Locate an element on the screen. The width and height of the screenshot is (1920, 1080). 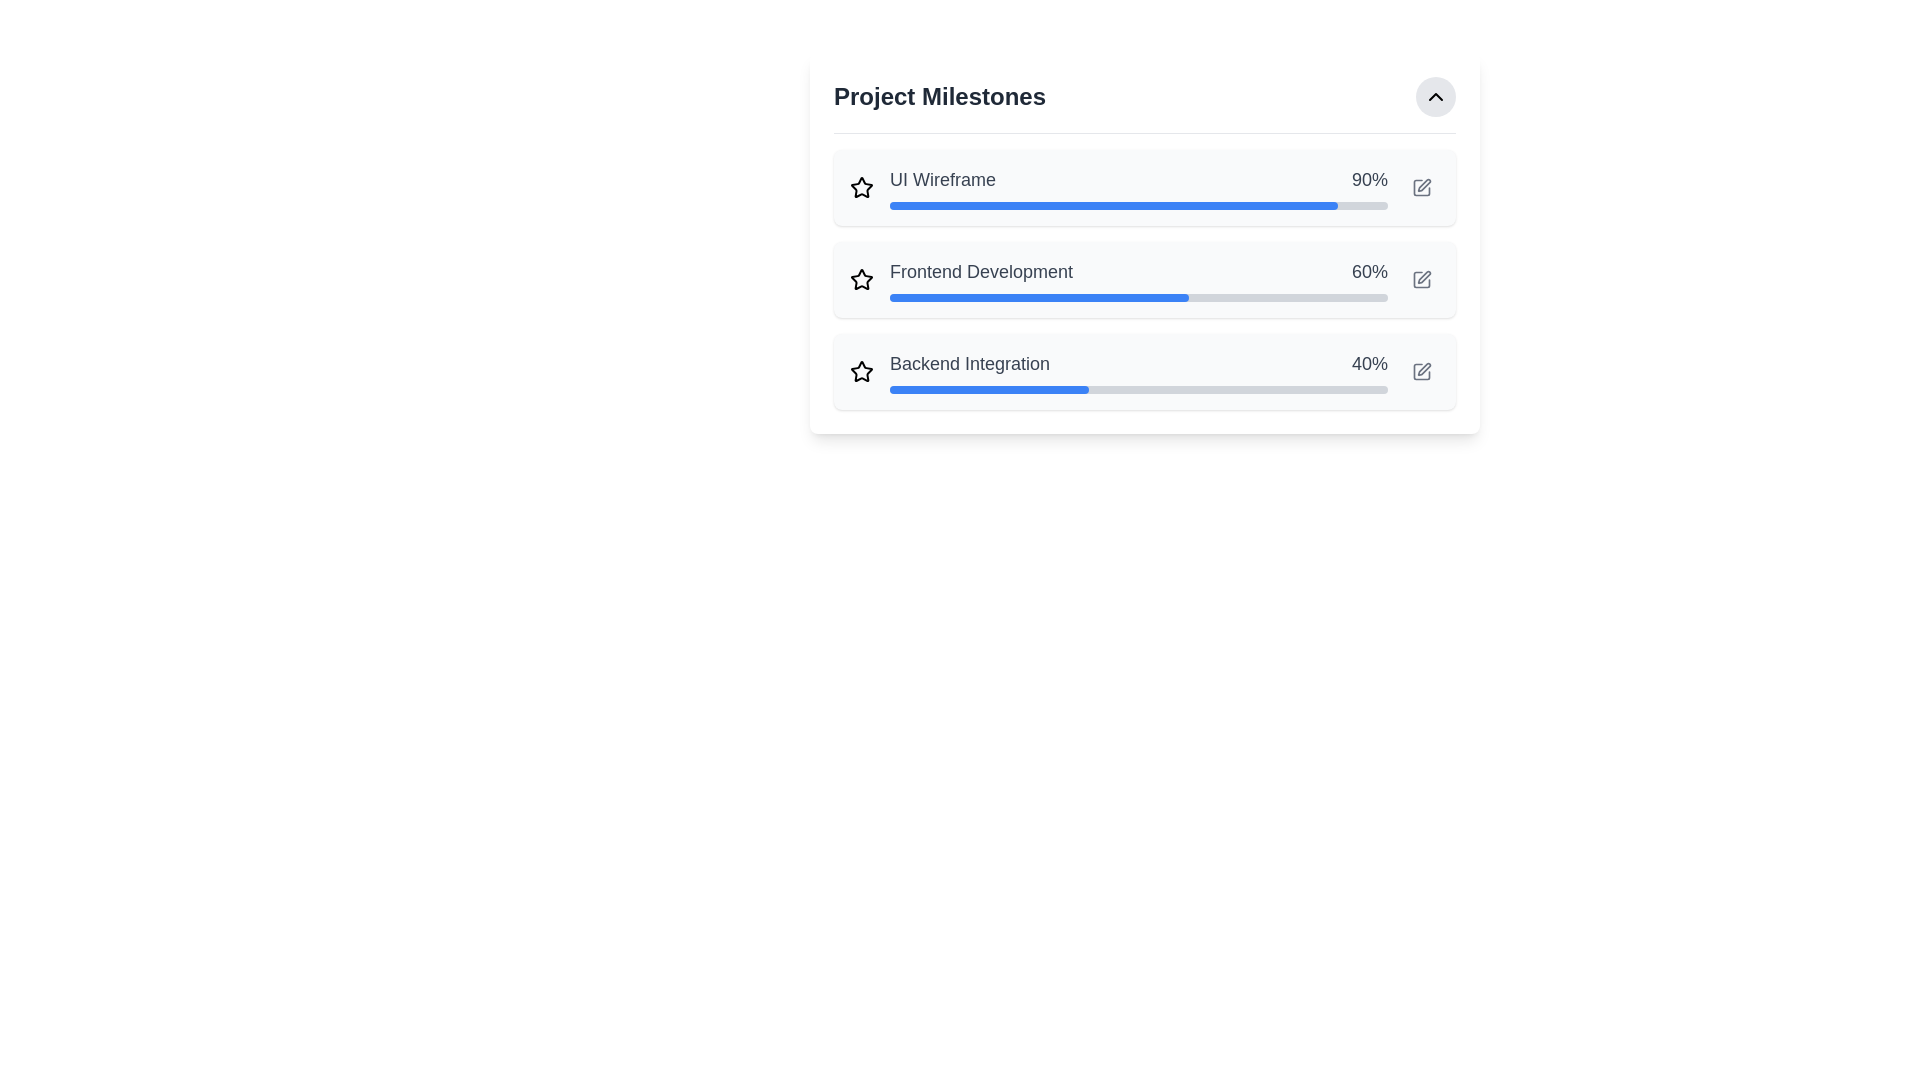
the Progress Bar representing the 'Backend Integration' milestone, which visually indicates a completion percentage of 40% is located at coordinates (1138, 389).